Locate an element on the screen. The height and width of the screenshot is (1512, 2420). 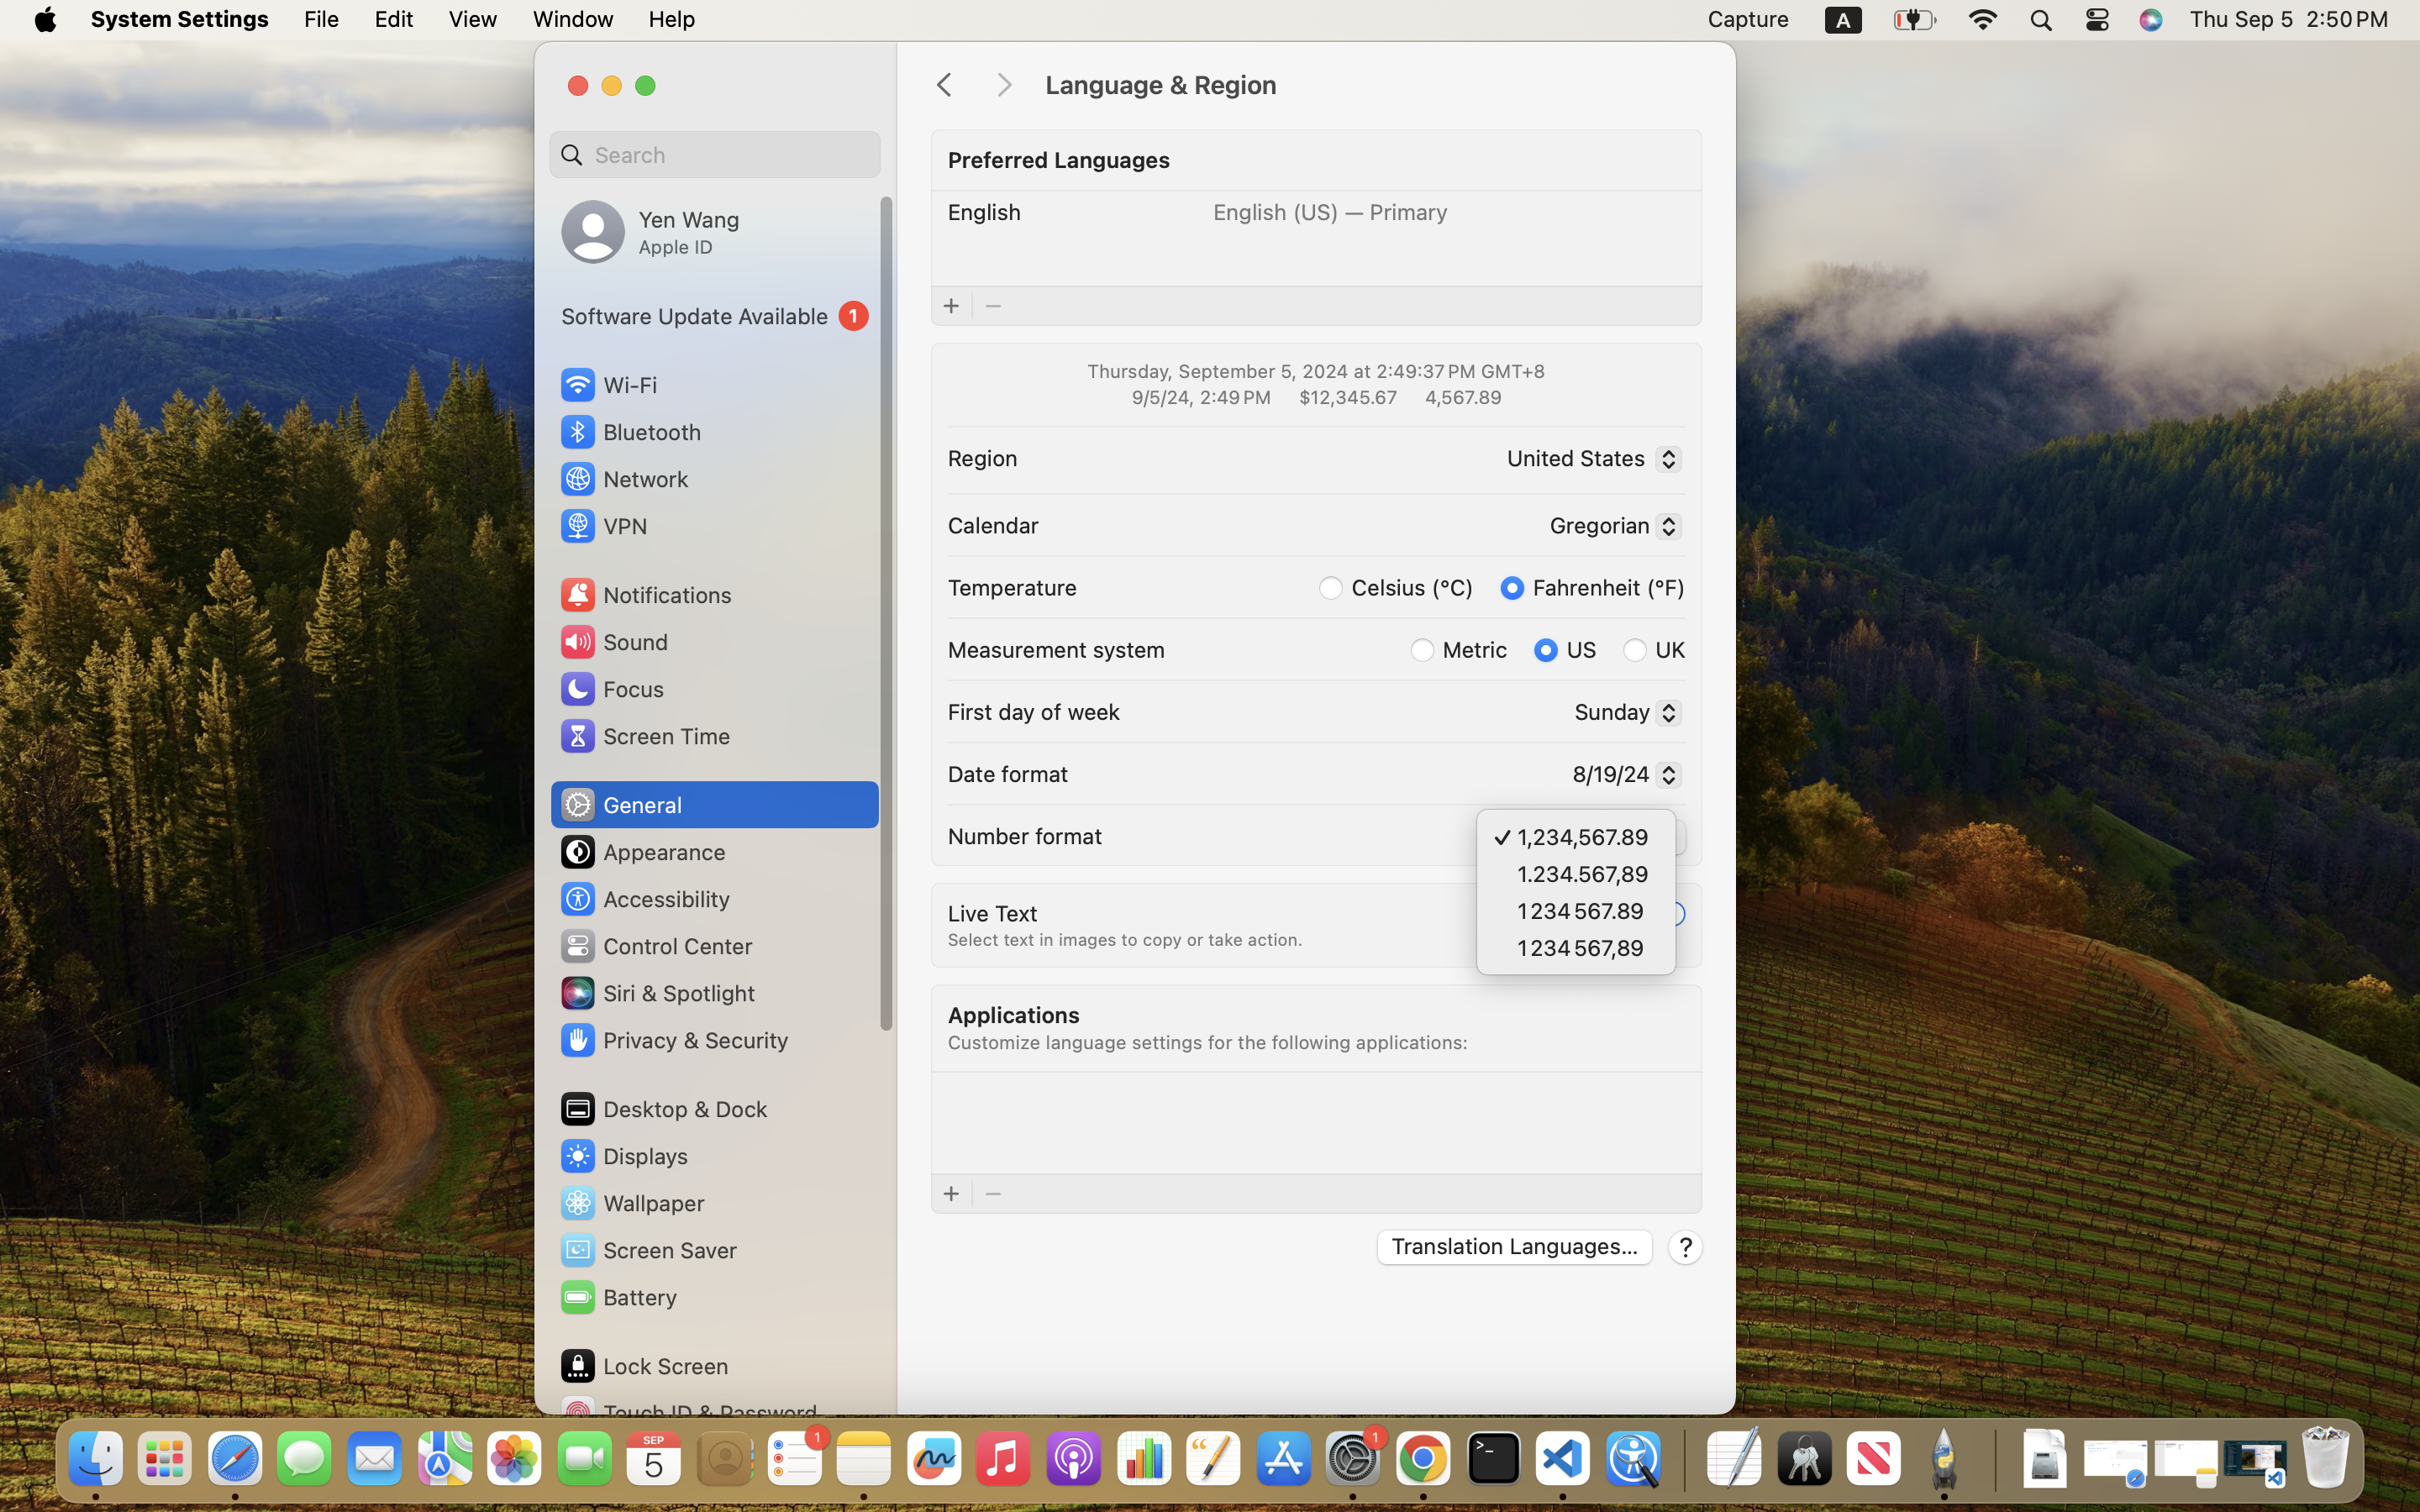
'General' is located at coordinates (618, 803).